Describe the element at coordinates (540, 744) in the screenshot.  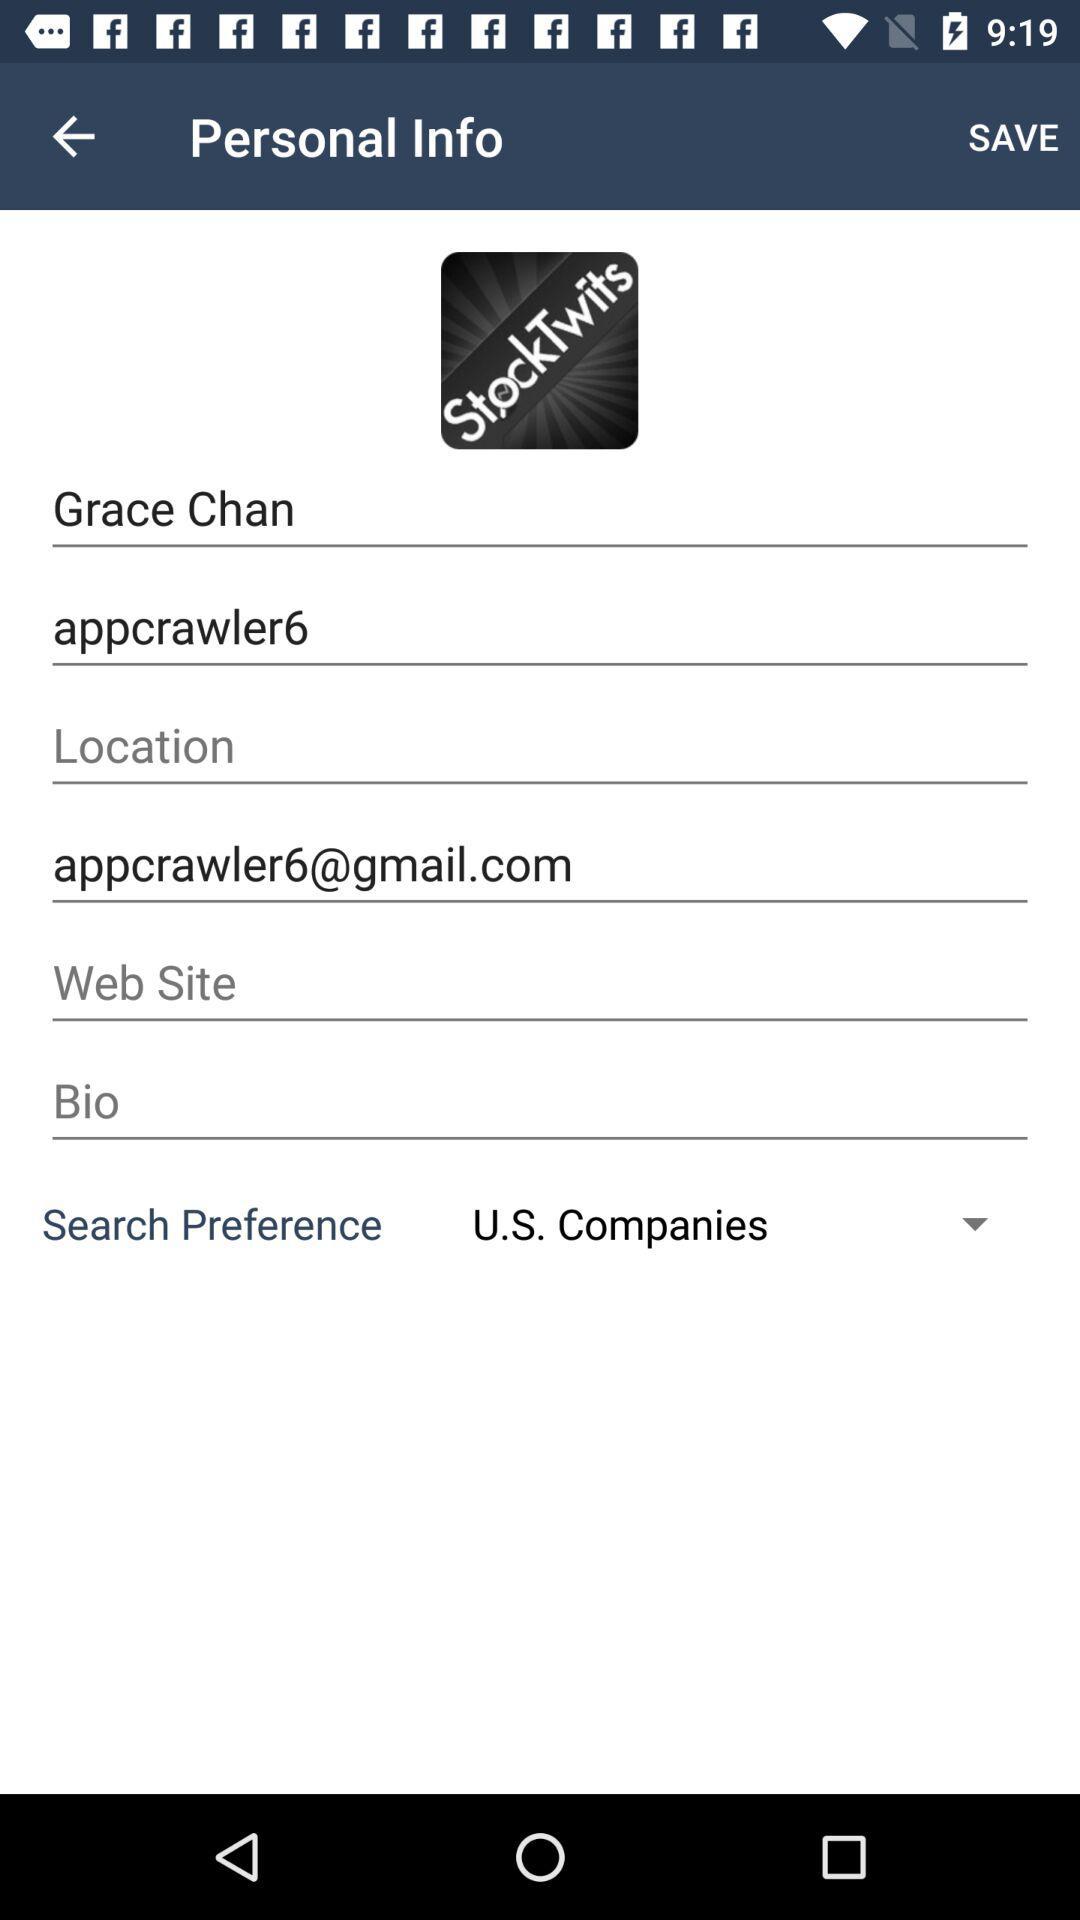
I see `the icon below appcrawler6 item` at that location.